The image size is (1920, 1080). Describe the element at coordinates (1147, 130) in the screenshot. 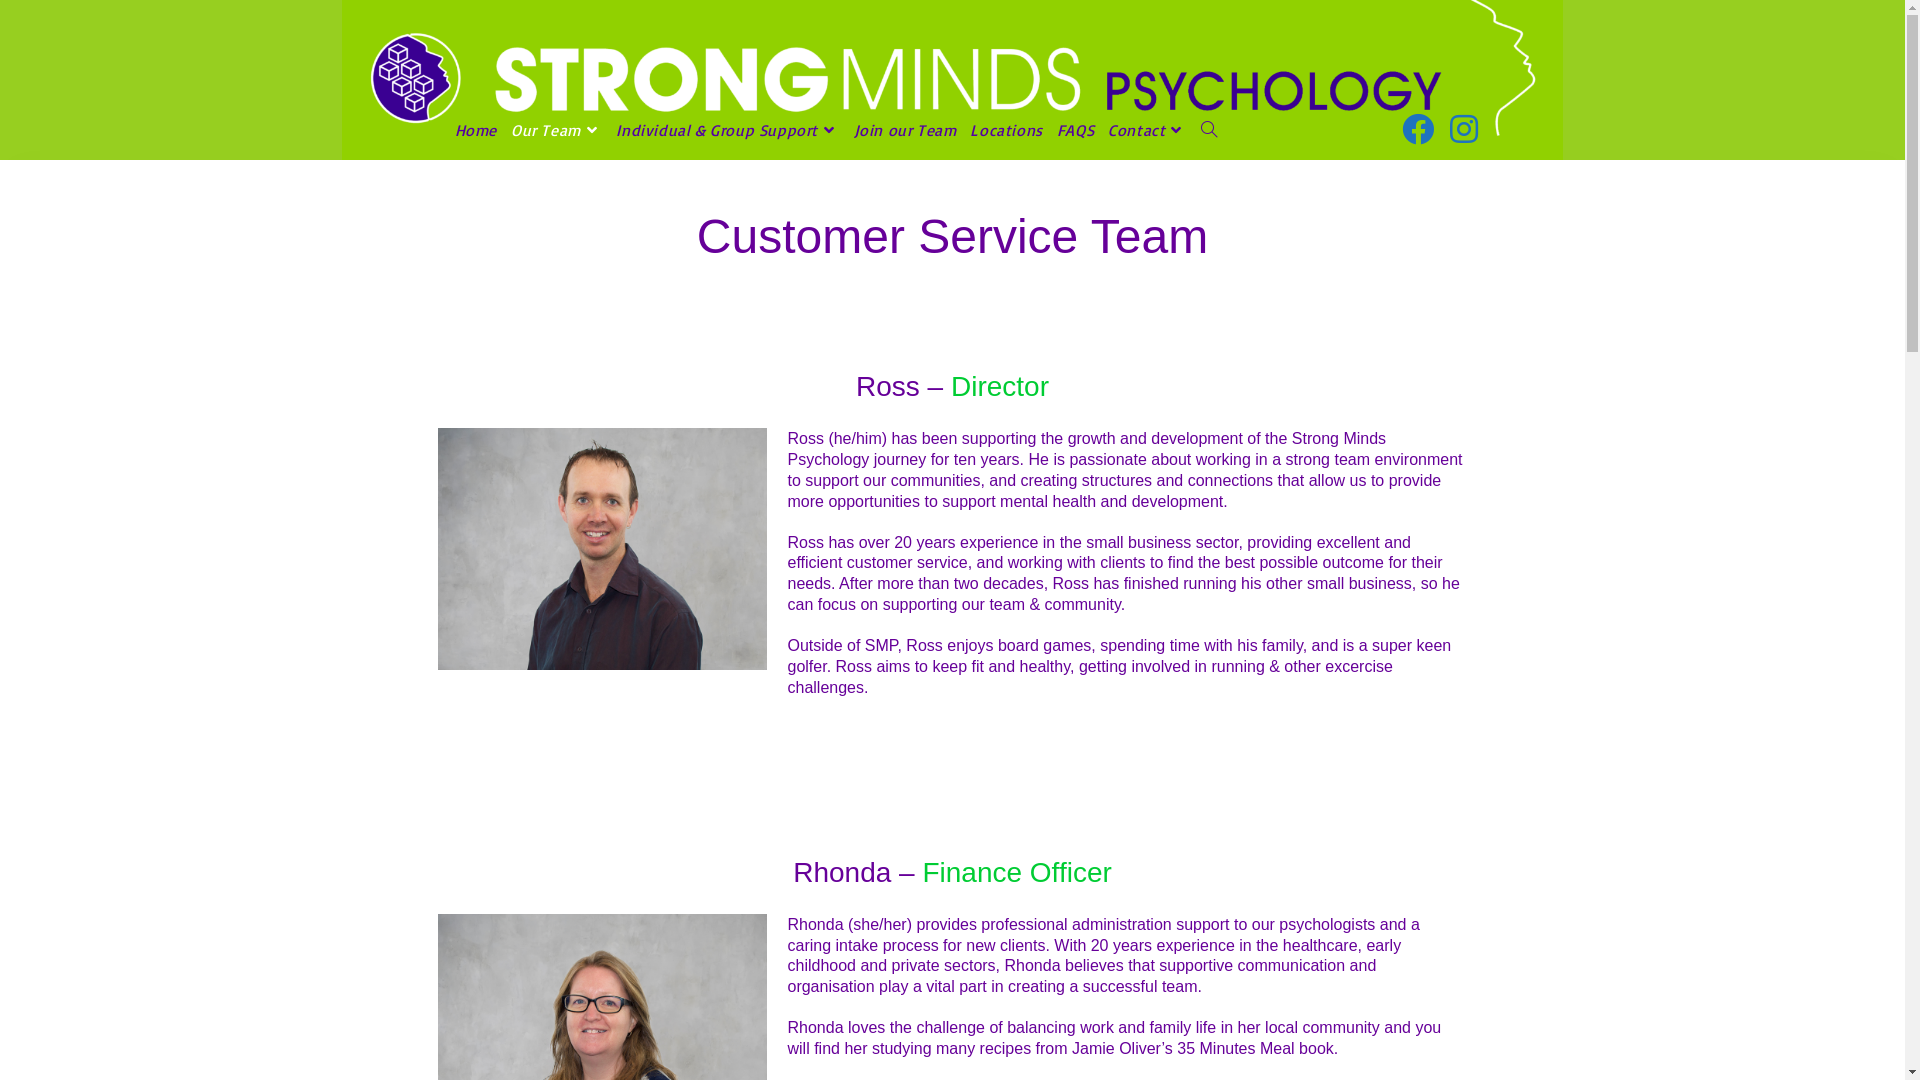

I see `'Contact'` at that location.